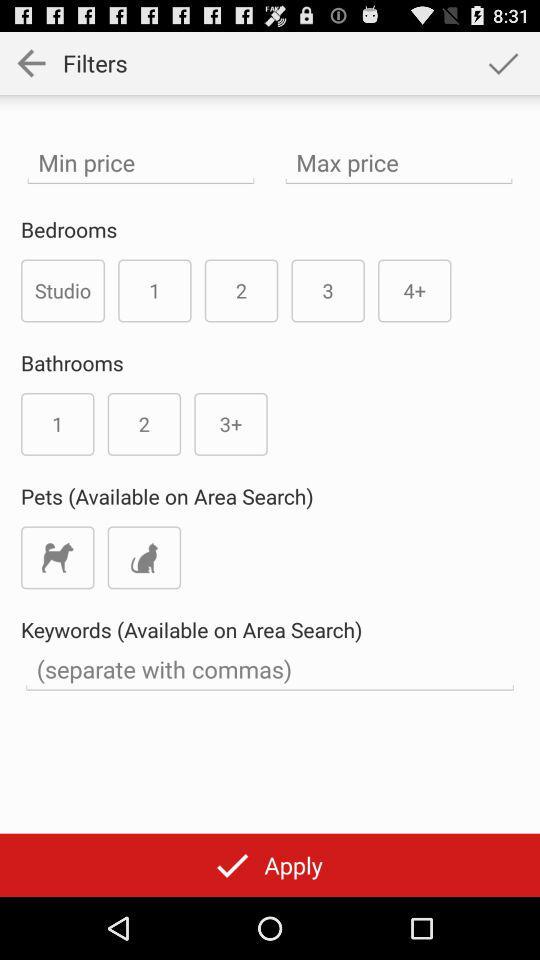  I want to click on dog, so click(57, 557).